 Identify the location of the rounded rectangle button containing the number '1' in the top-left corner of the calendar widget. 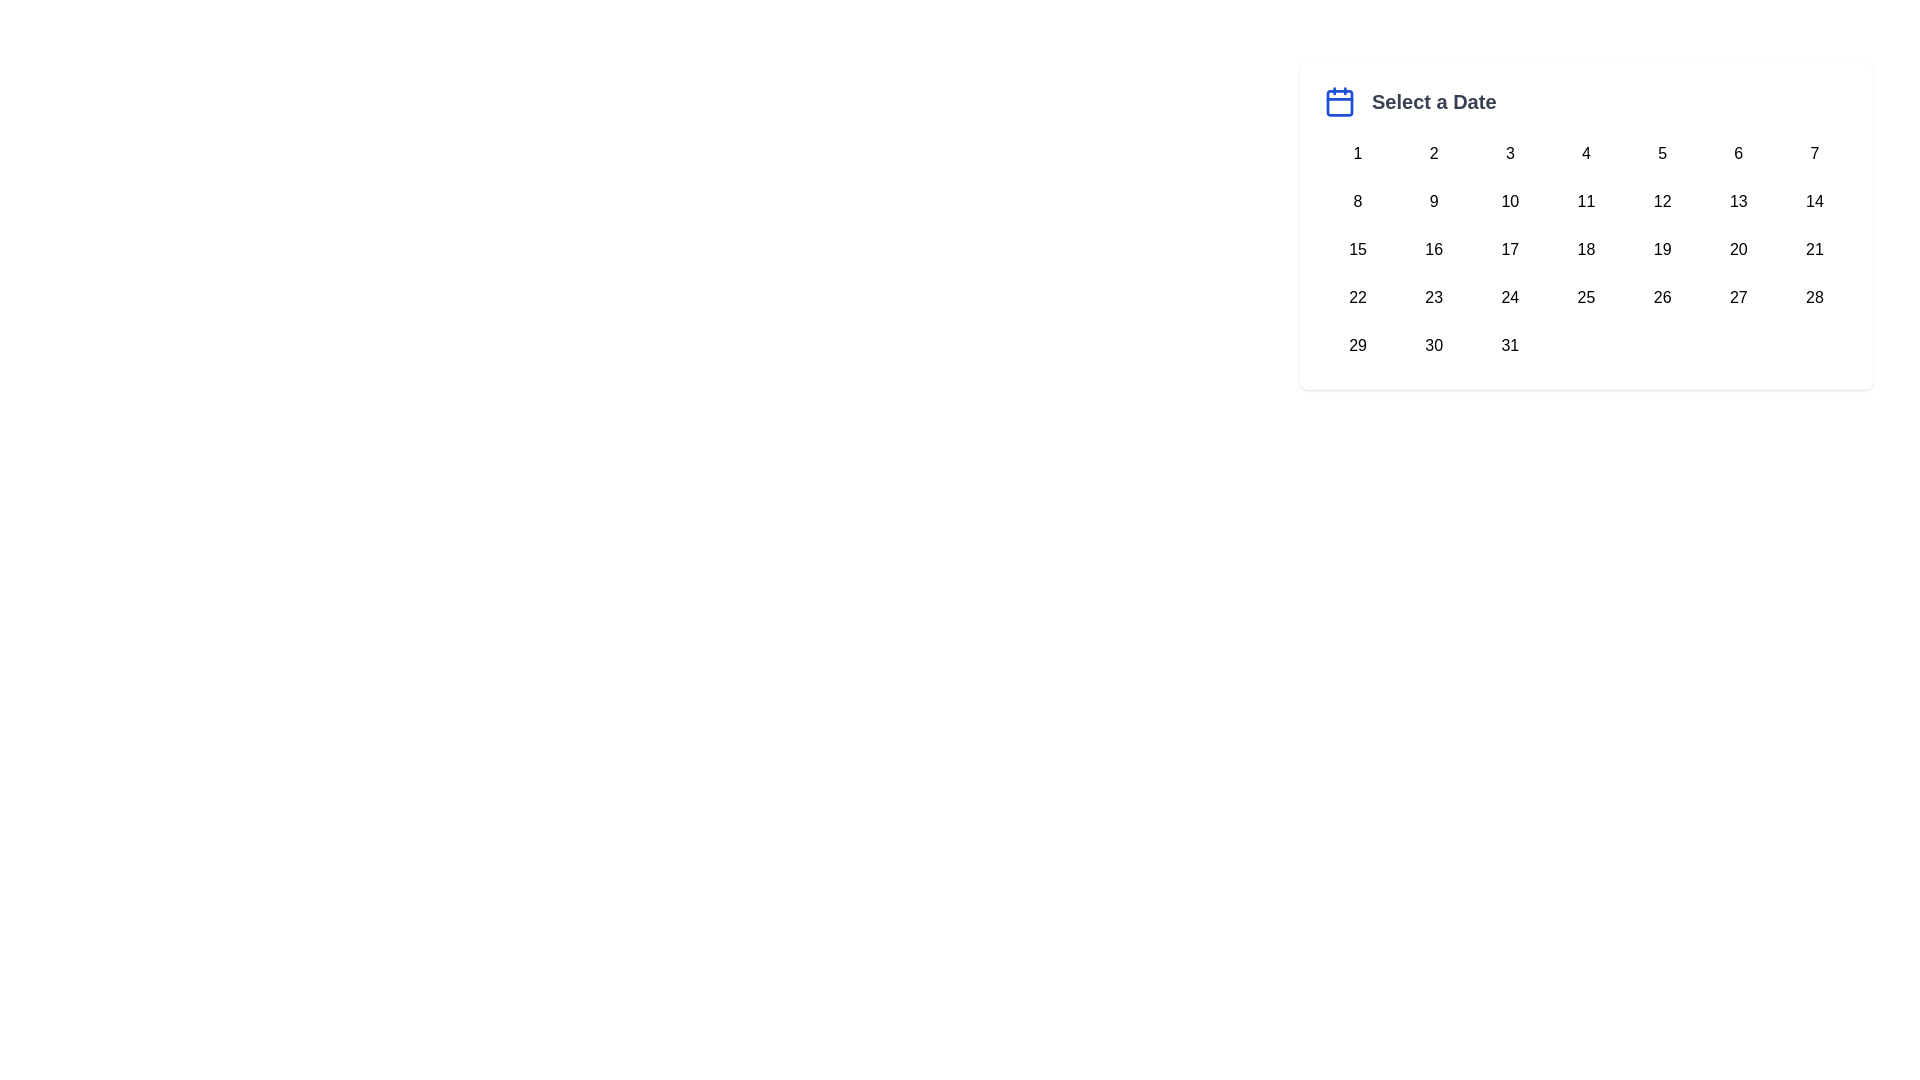
(1358, 153).